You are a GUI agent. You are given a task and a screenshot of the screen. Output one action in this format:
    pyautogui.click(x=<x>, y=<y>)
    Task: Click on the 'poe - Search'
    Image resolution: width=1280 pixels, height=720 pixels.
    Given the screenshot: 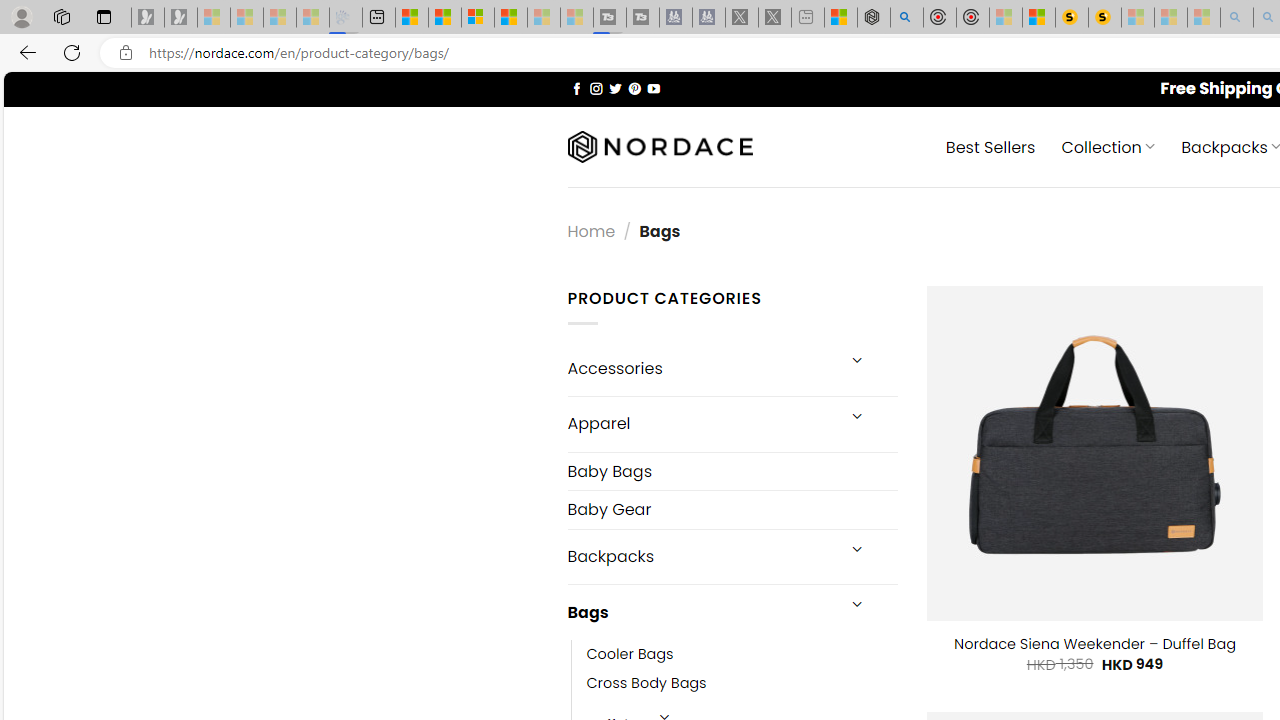 What is the action you would take?
    pyautogui.click(x=905, y=17)
    